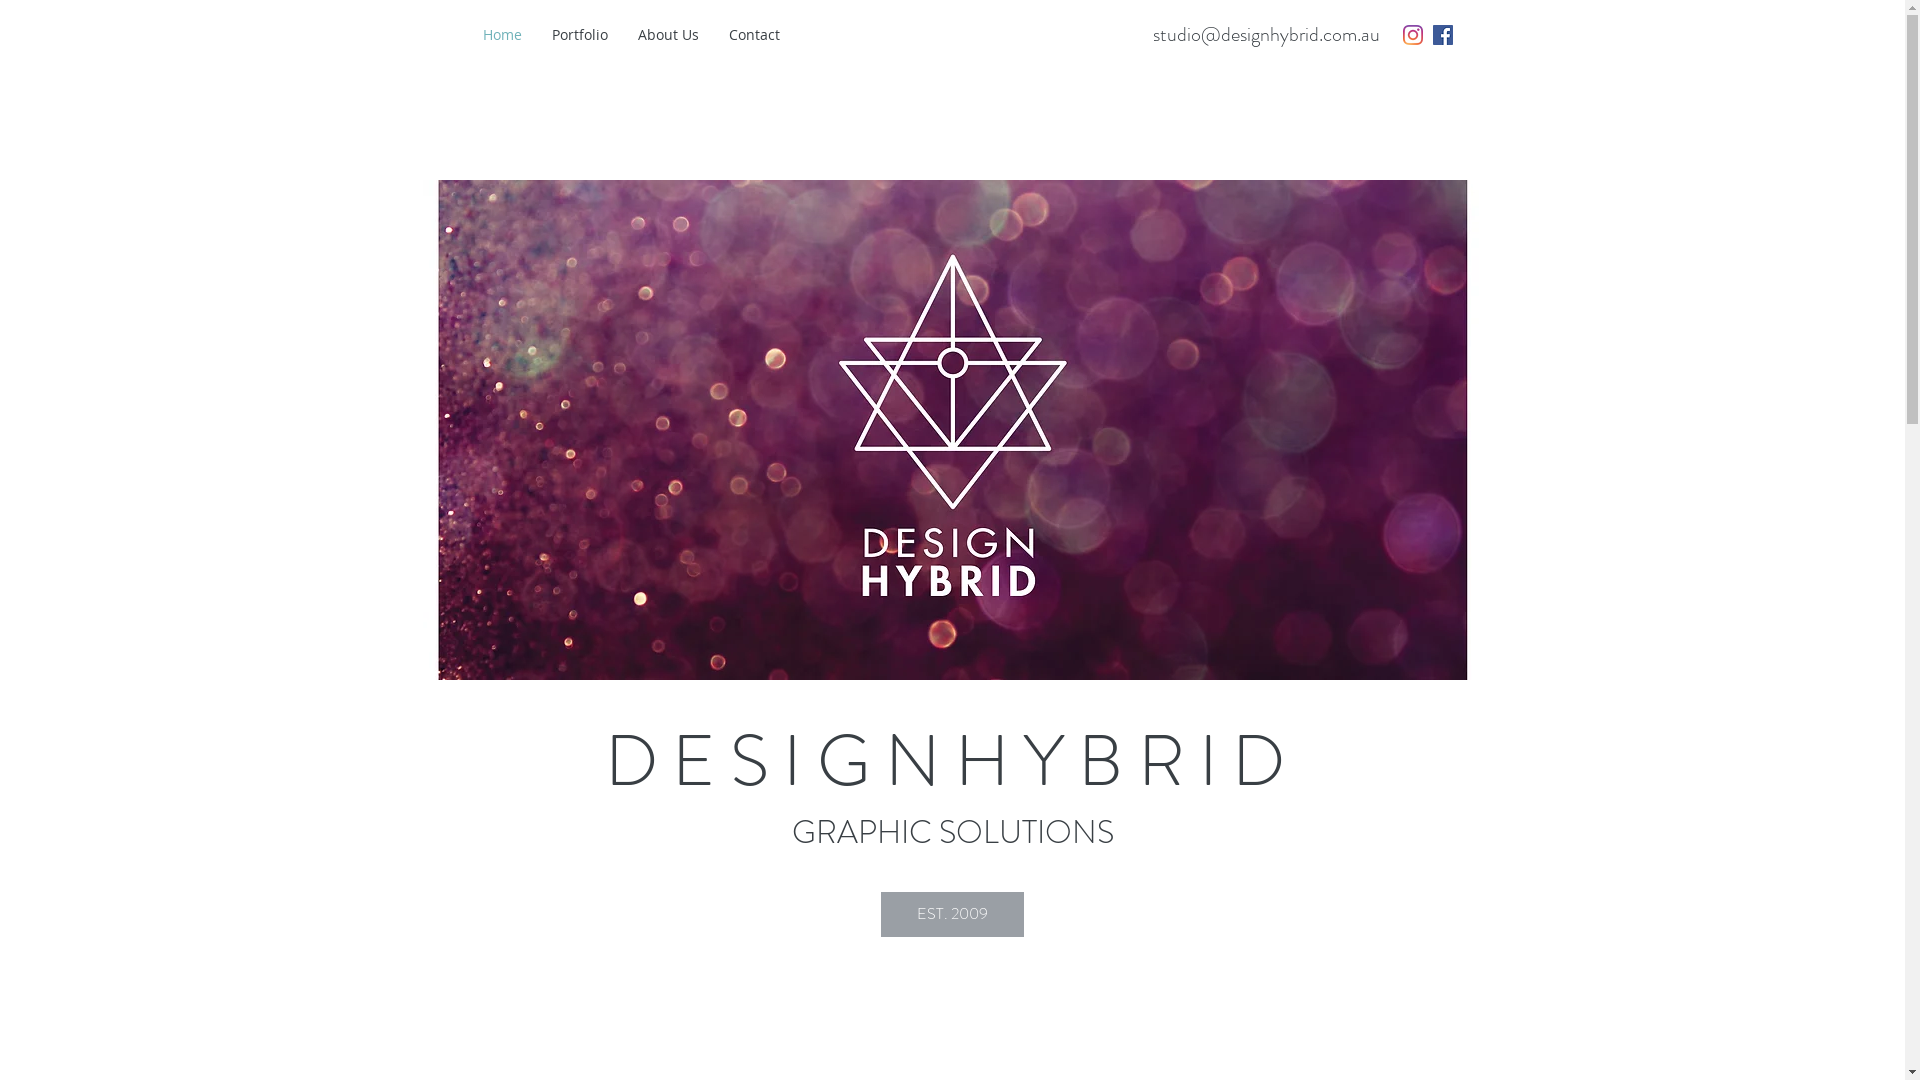 The image size is (1920, 1080). What do you see at coordinates (1265, 34) in the screenshot?
I see `'studio@designhybrid.com.au'` at bounding box center [1265, 34].